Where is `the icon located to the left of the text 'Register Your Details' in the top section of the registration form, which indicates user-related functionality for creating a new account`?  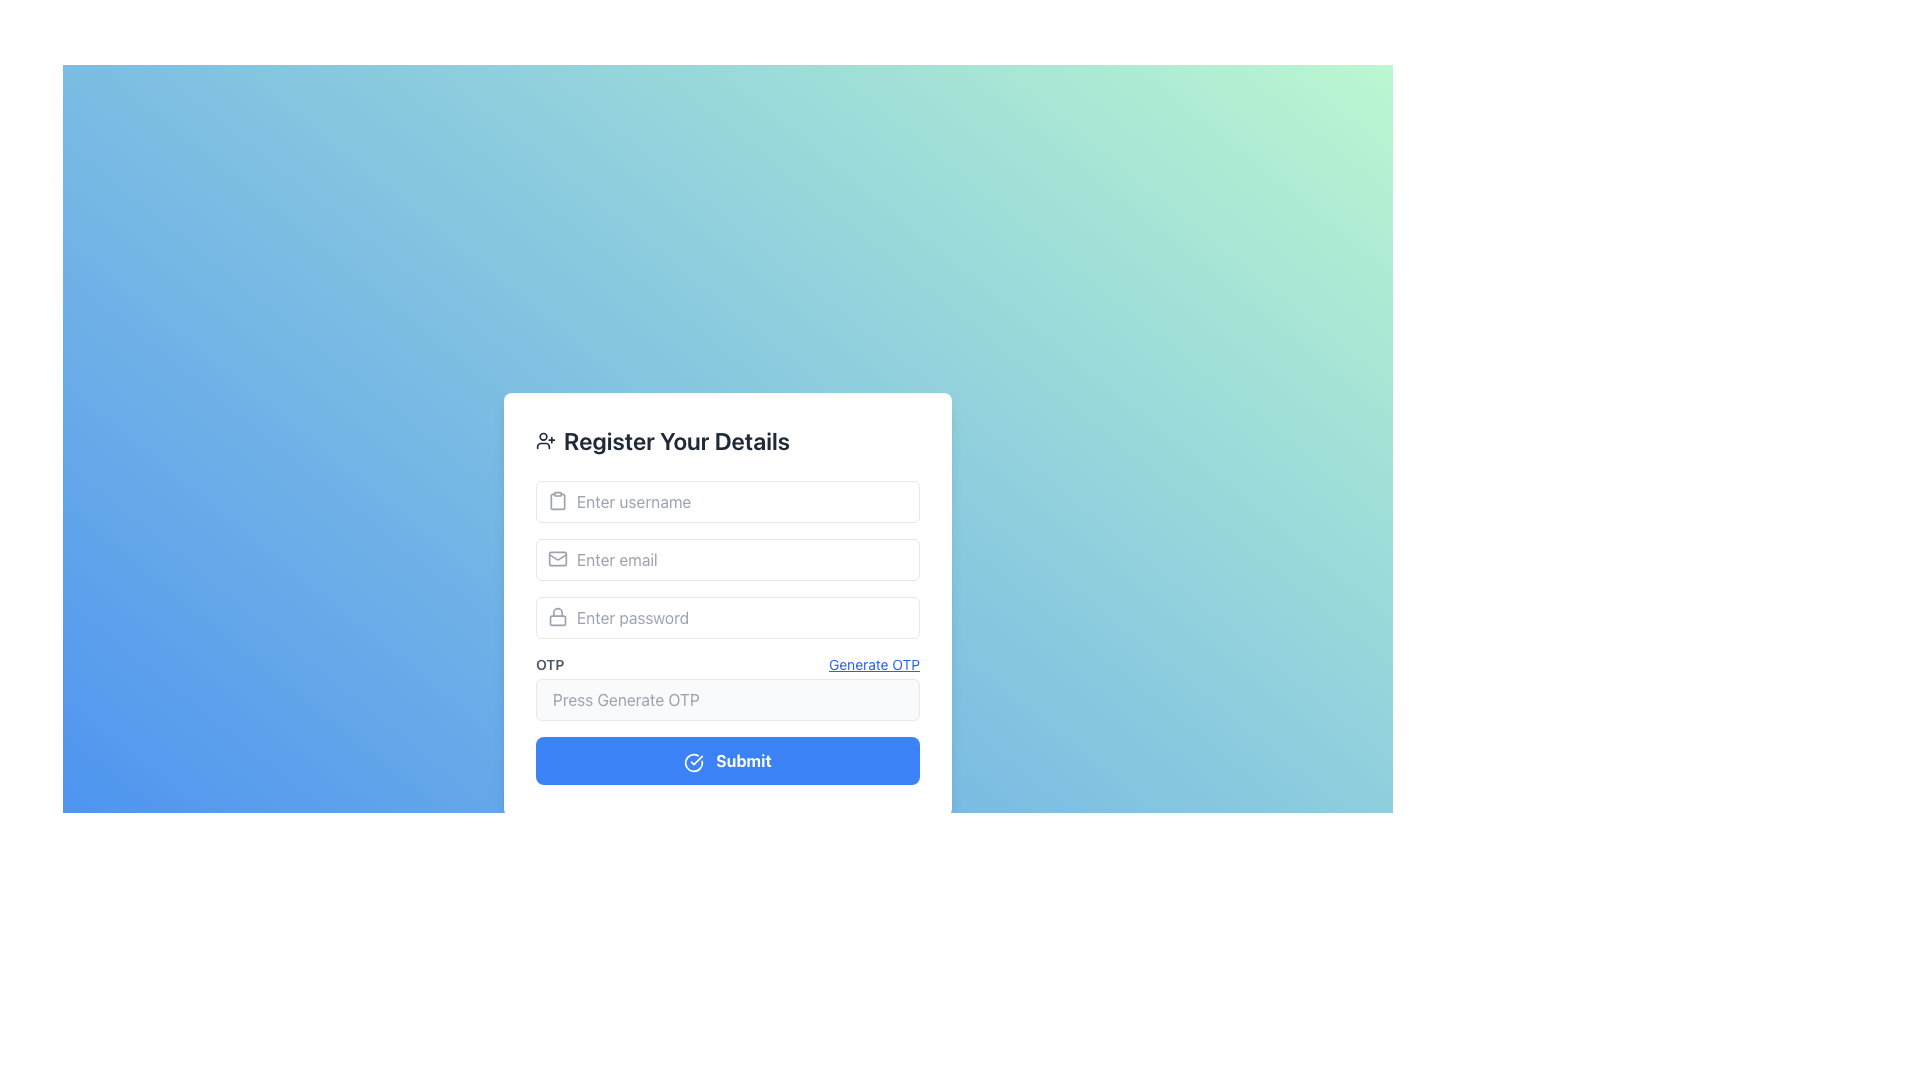 the icon located to the left of the text 'Register Your Details' in the top section of the registration form, which indicates user-related functionality for creating a new account is located at coordinates (546, 439).